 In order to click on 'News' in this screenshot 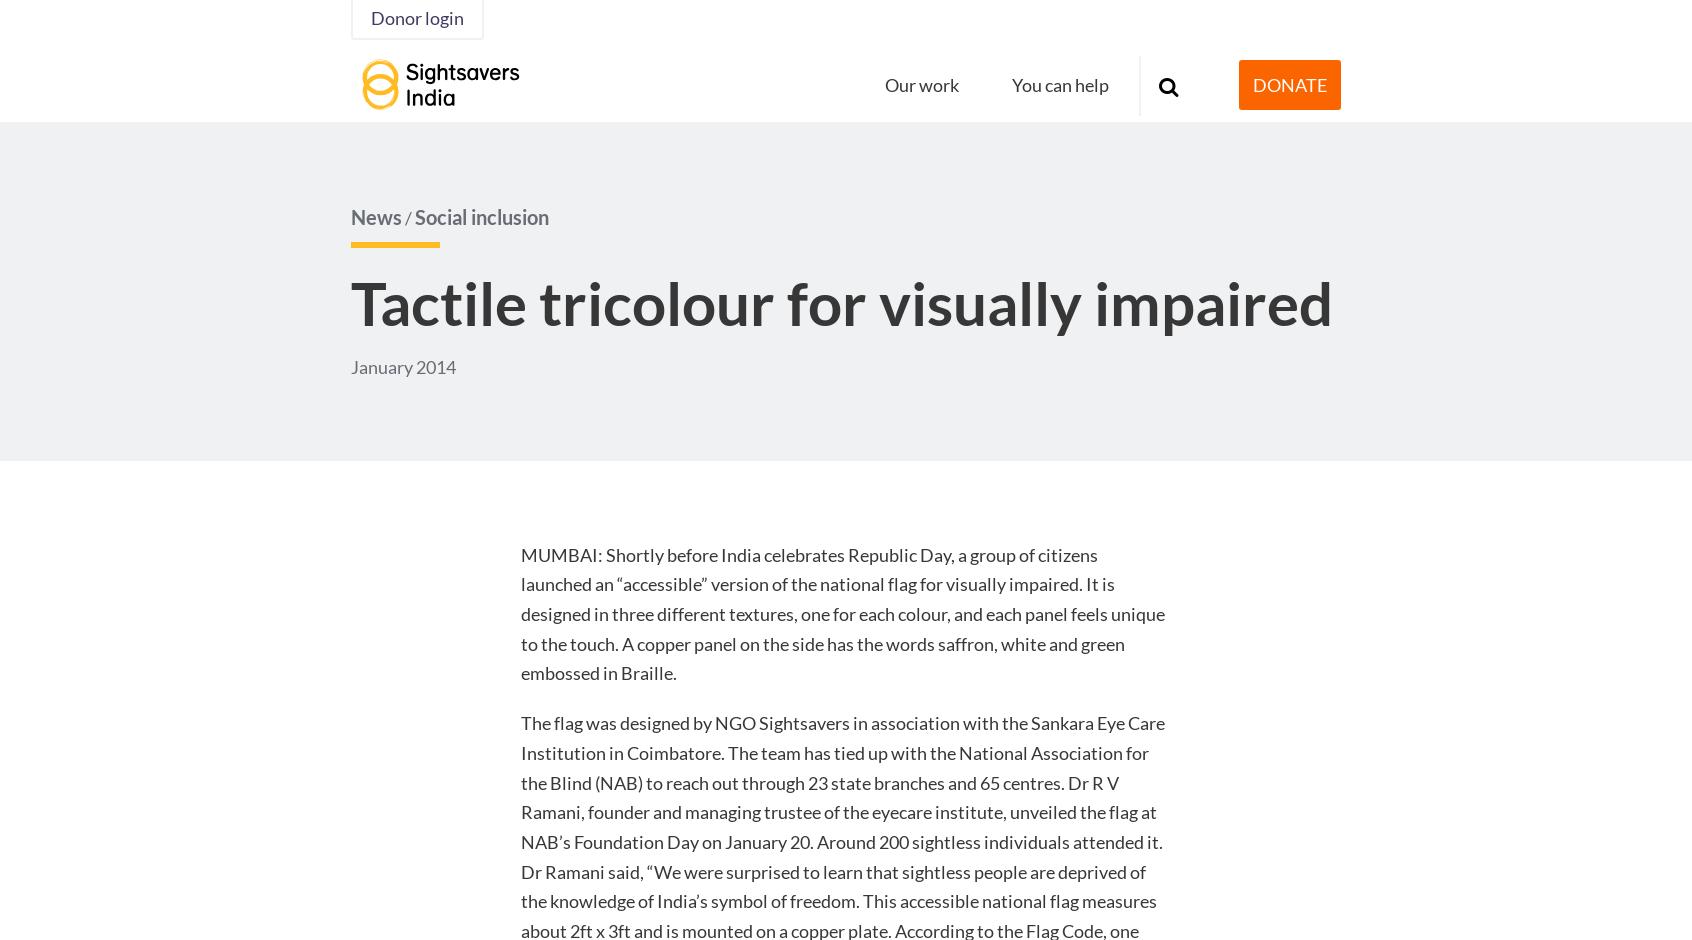, I will do `click(376, 215)`.